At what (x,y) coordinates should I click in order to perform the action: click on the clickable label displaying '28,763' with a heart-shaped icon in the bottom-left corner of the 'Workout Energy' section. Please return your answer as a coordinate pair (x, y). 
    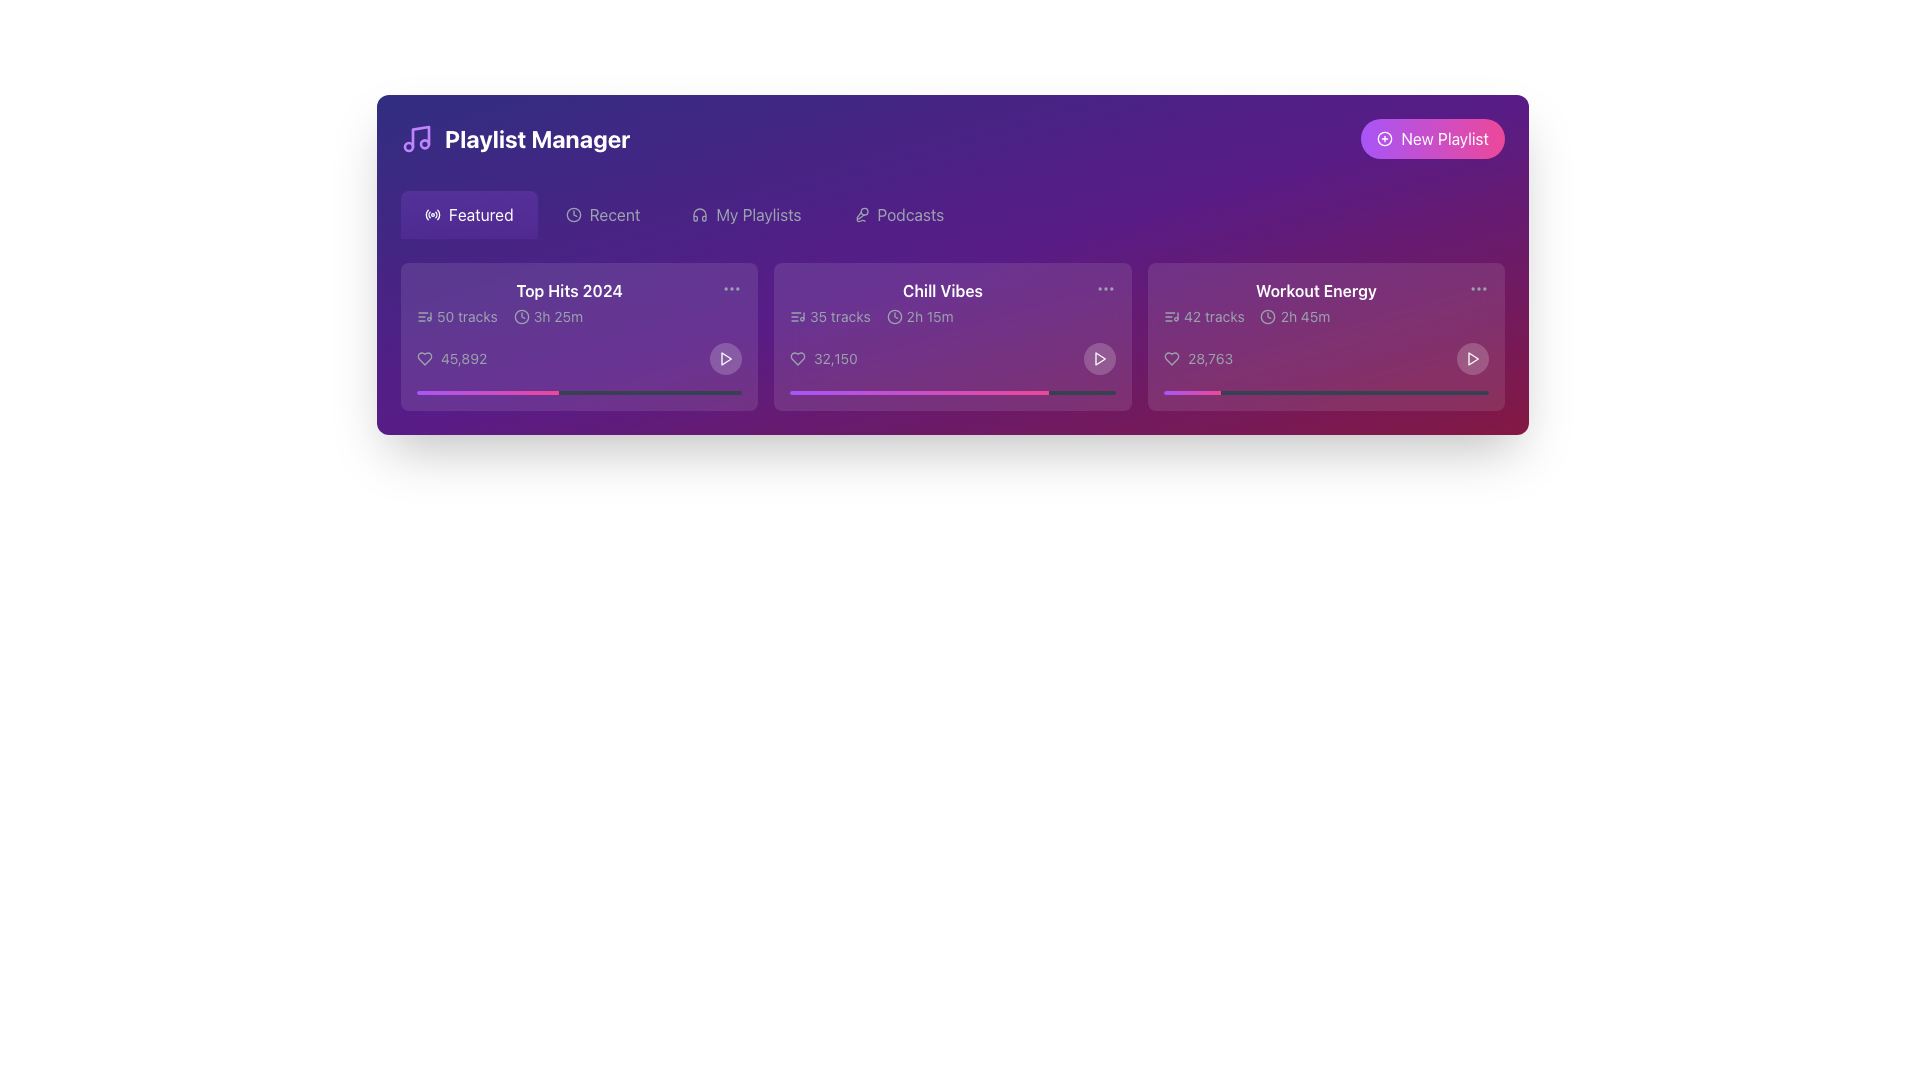
    Looking at the image, I should click on (1198, 357).